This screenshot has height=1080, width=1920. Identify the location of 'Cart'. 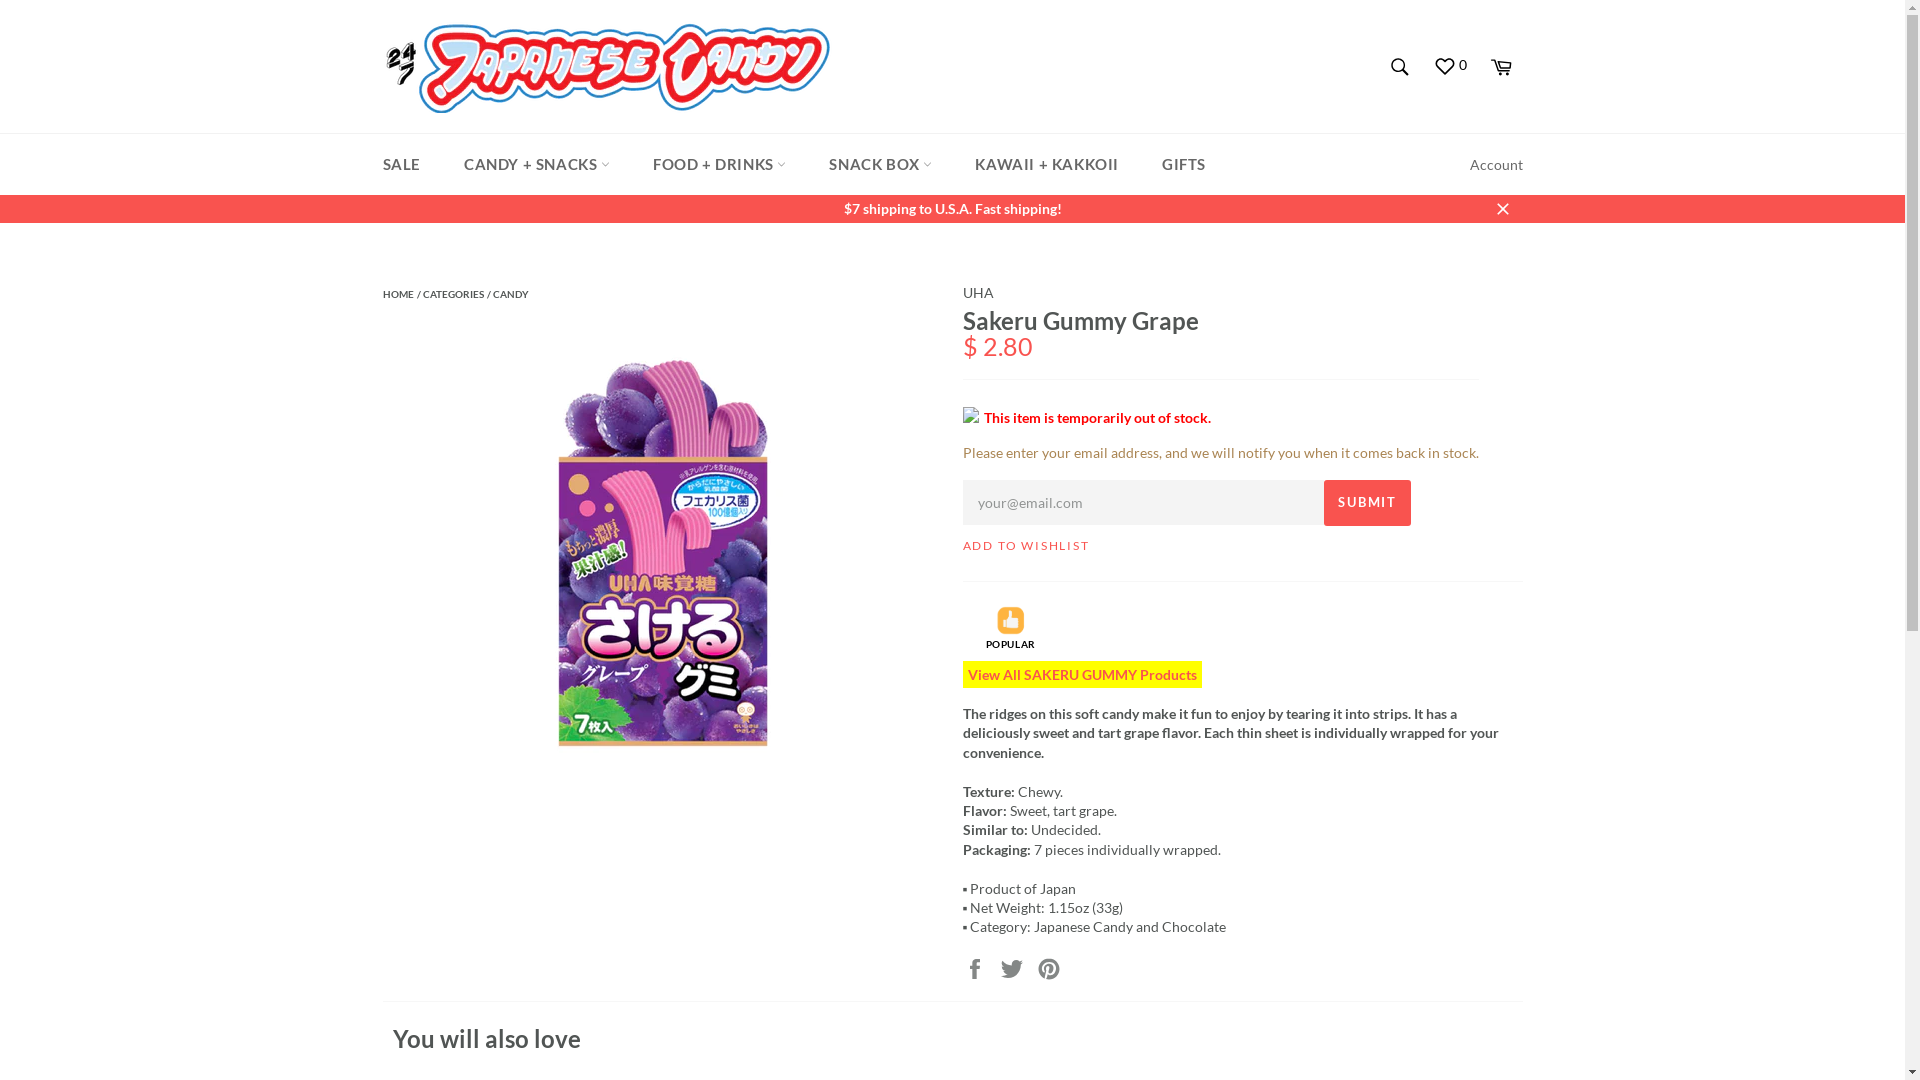
(1501, 65).